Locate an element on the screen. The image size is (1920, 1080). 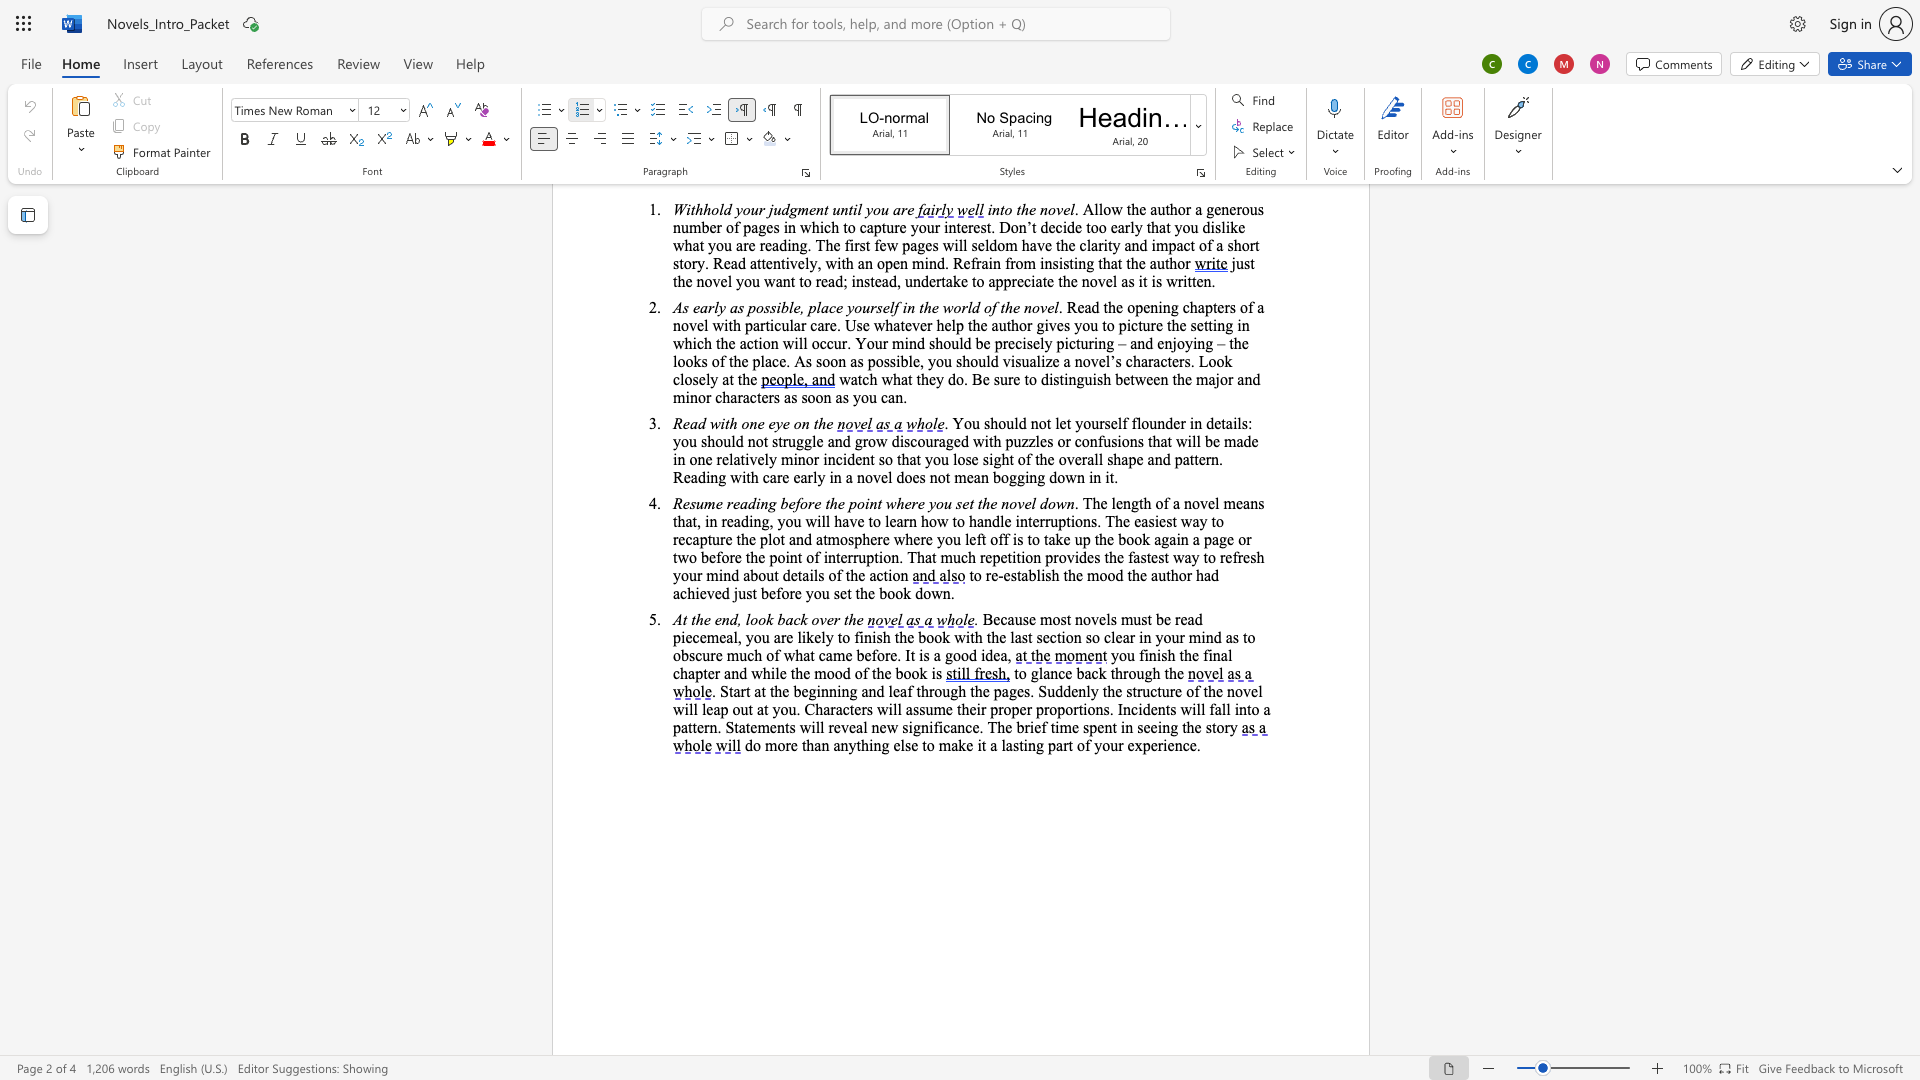
the 2th character "t" in the text is located at coordinates (693, 618).